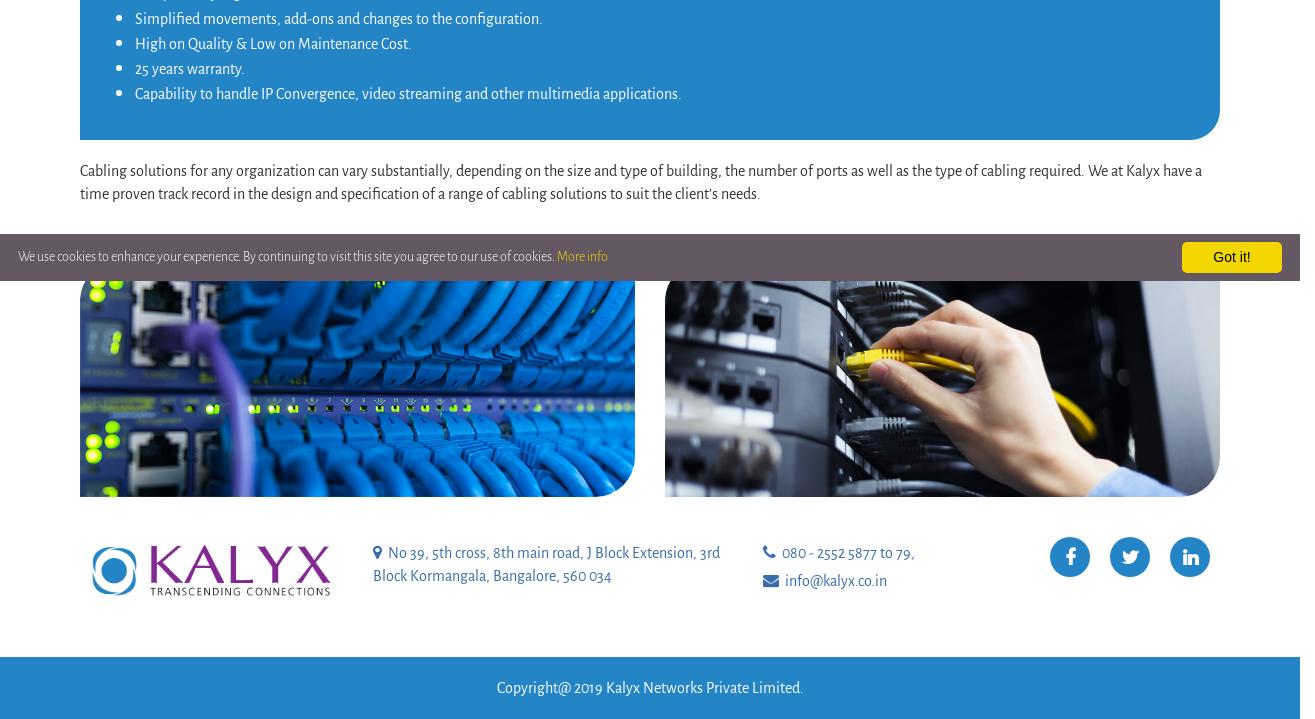 The height and width of the screenshot is (719, 1315). I want to click on '080 - 2552 5877 to 79,', so click(844, 550).